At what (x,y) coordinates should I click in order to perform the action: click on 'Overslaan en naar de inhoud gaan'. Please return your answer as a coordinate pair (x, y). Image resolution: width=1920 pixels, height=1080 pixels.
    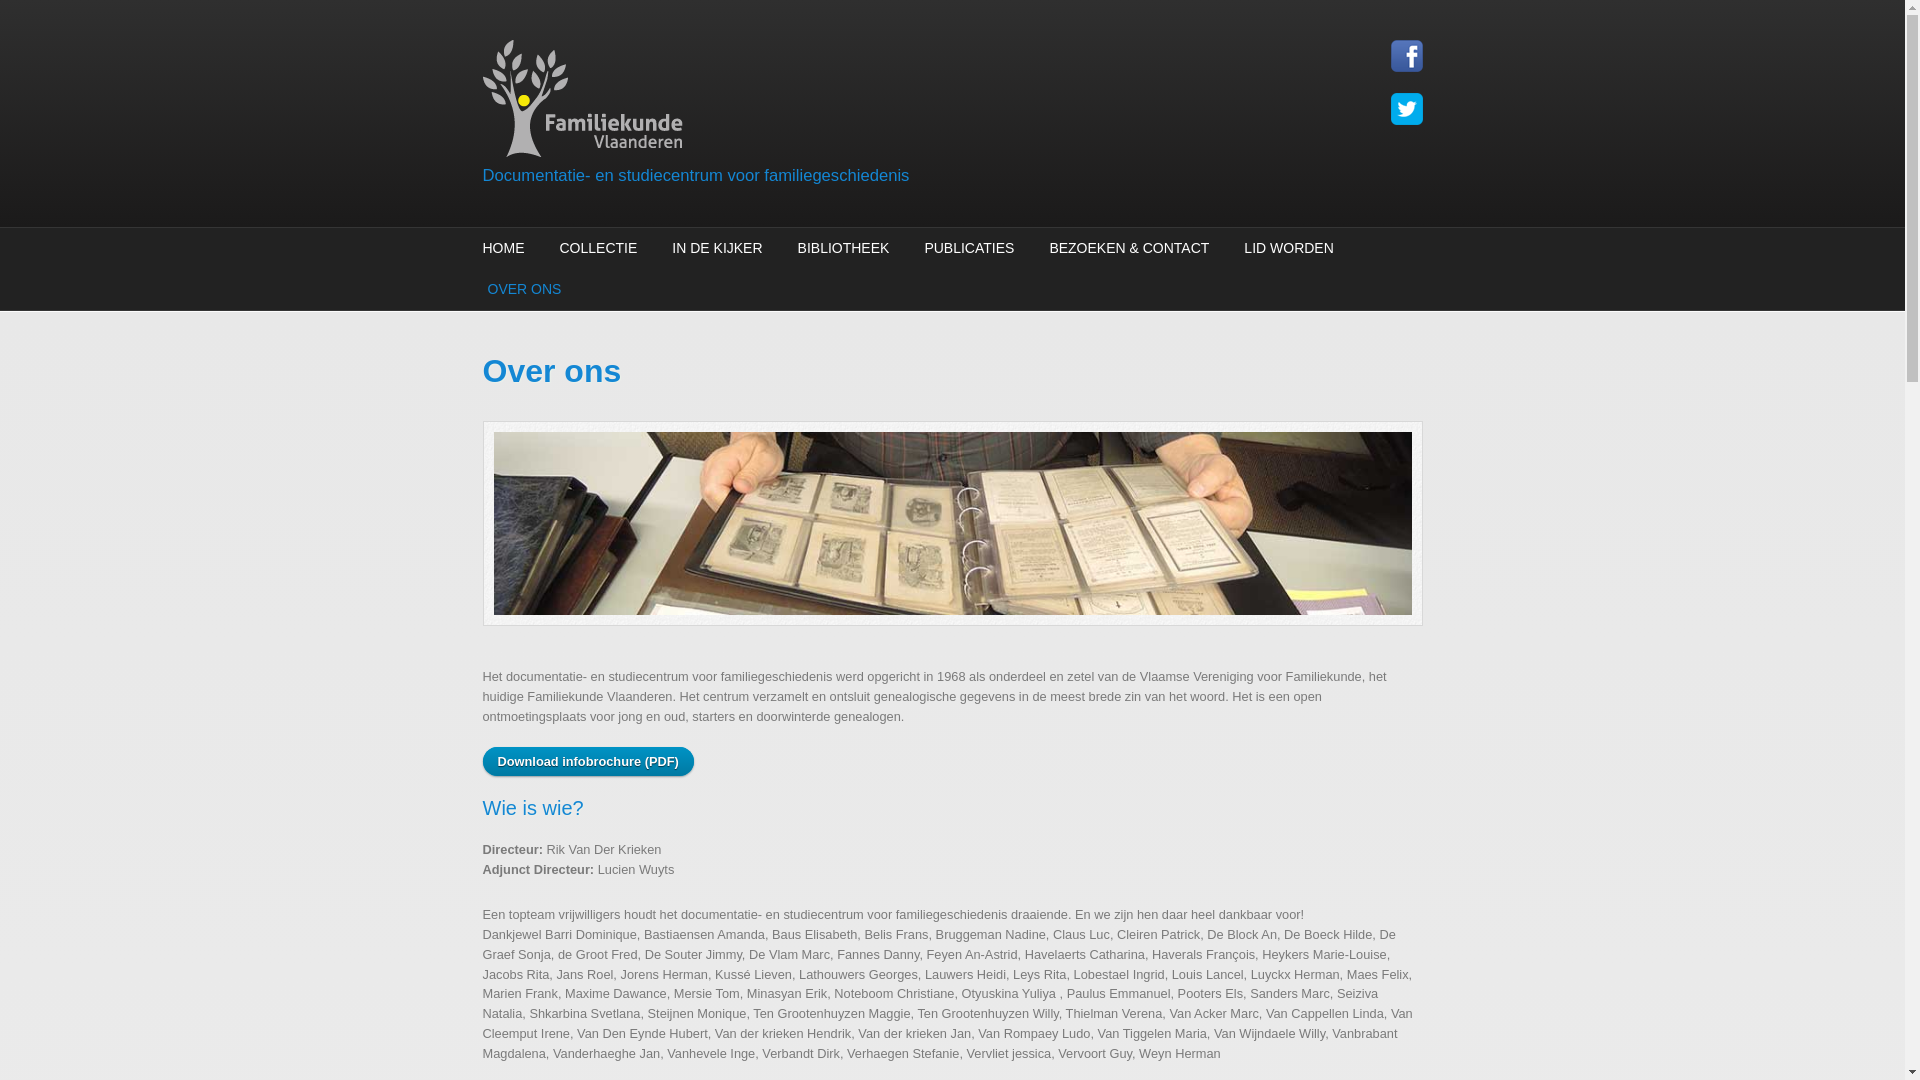
    Looking at the image, I should click on (0, 0).